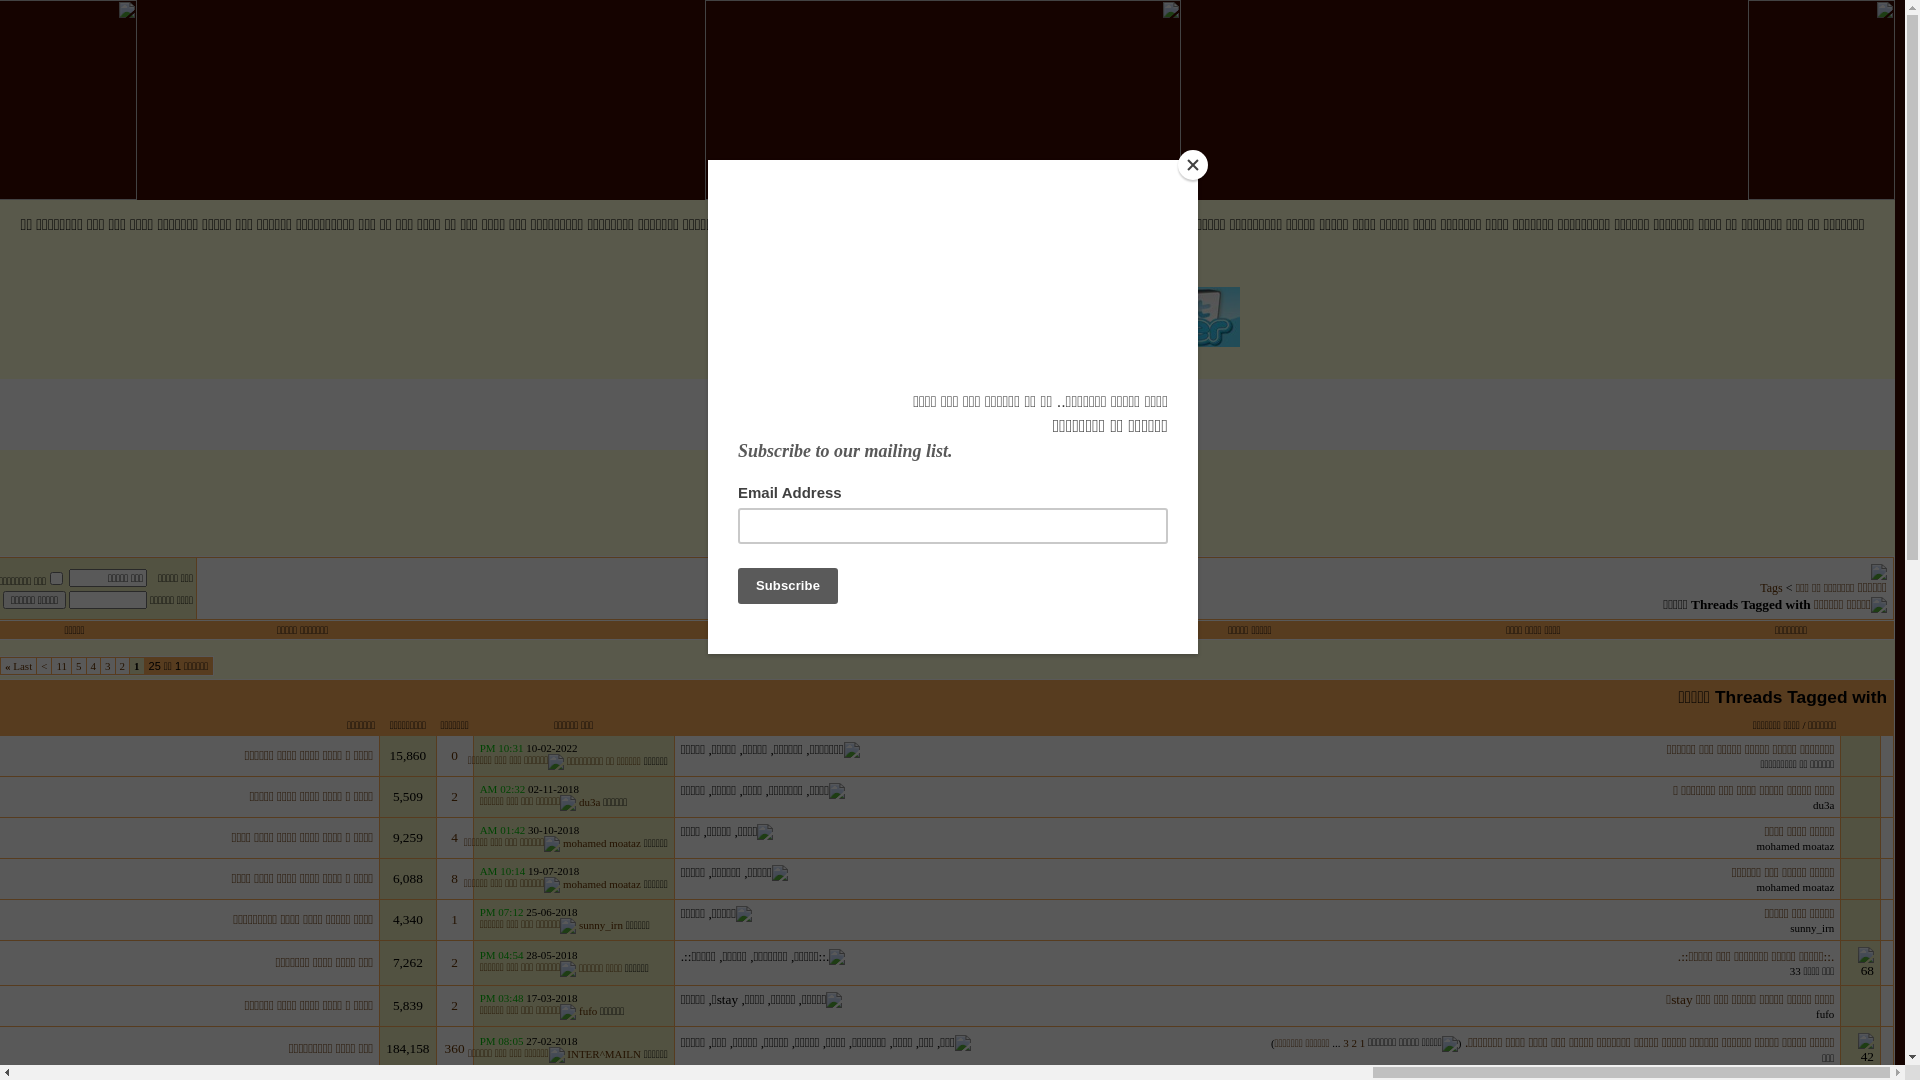  I want to click on 'fufo', so click(1824, 1014).